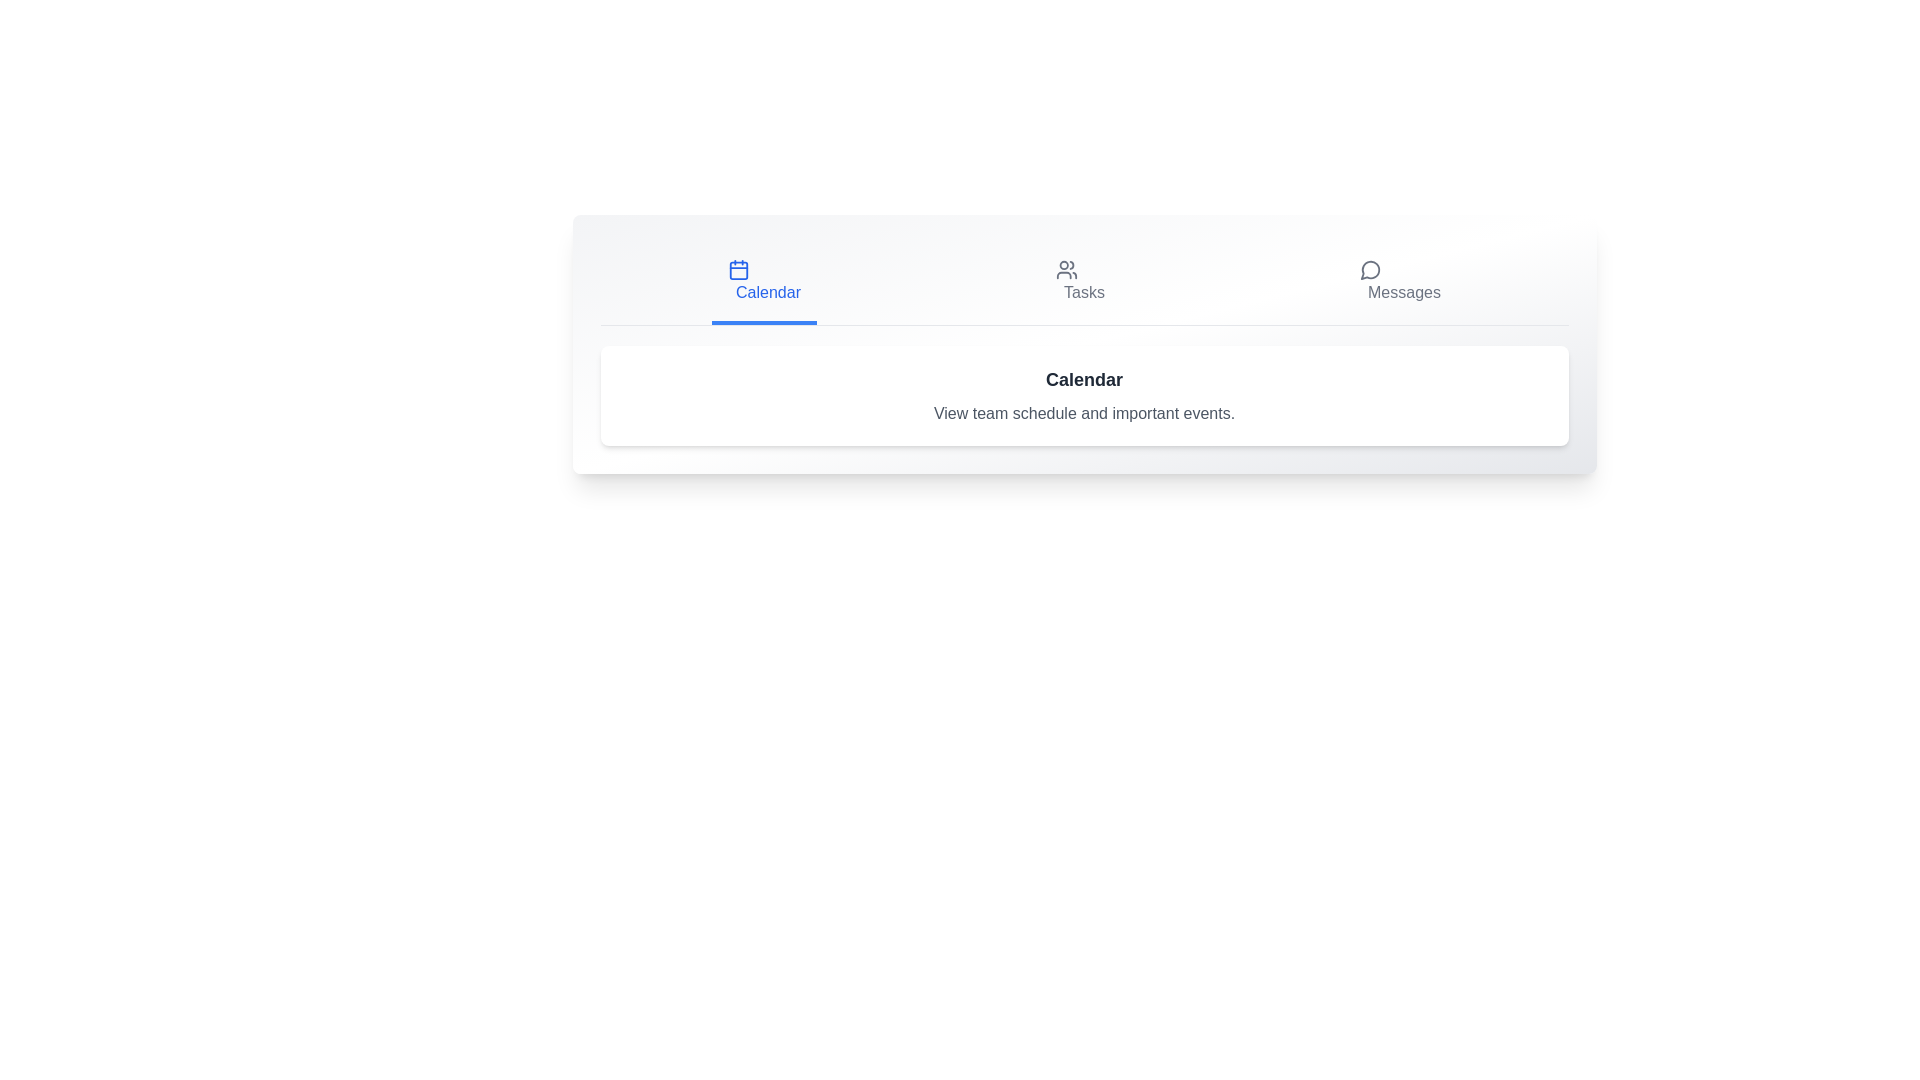  I want to click on the Tasks tab, so click(1079, 281).